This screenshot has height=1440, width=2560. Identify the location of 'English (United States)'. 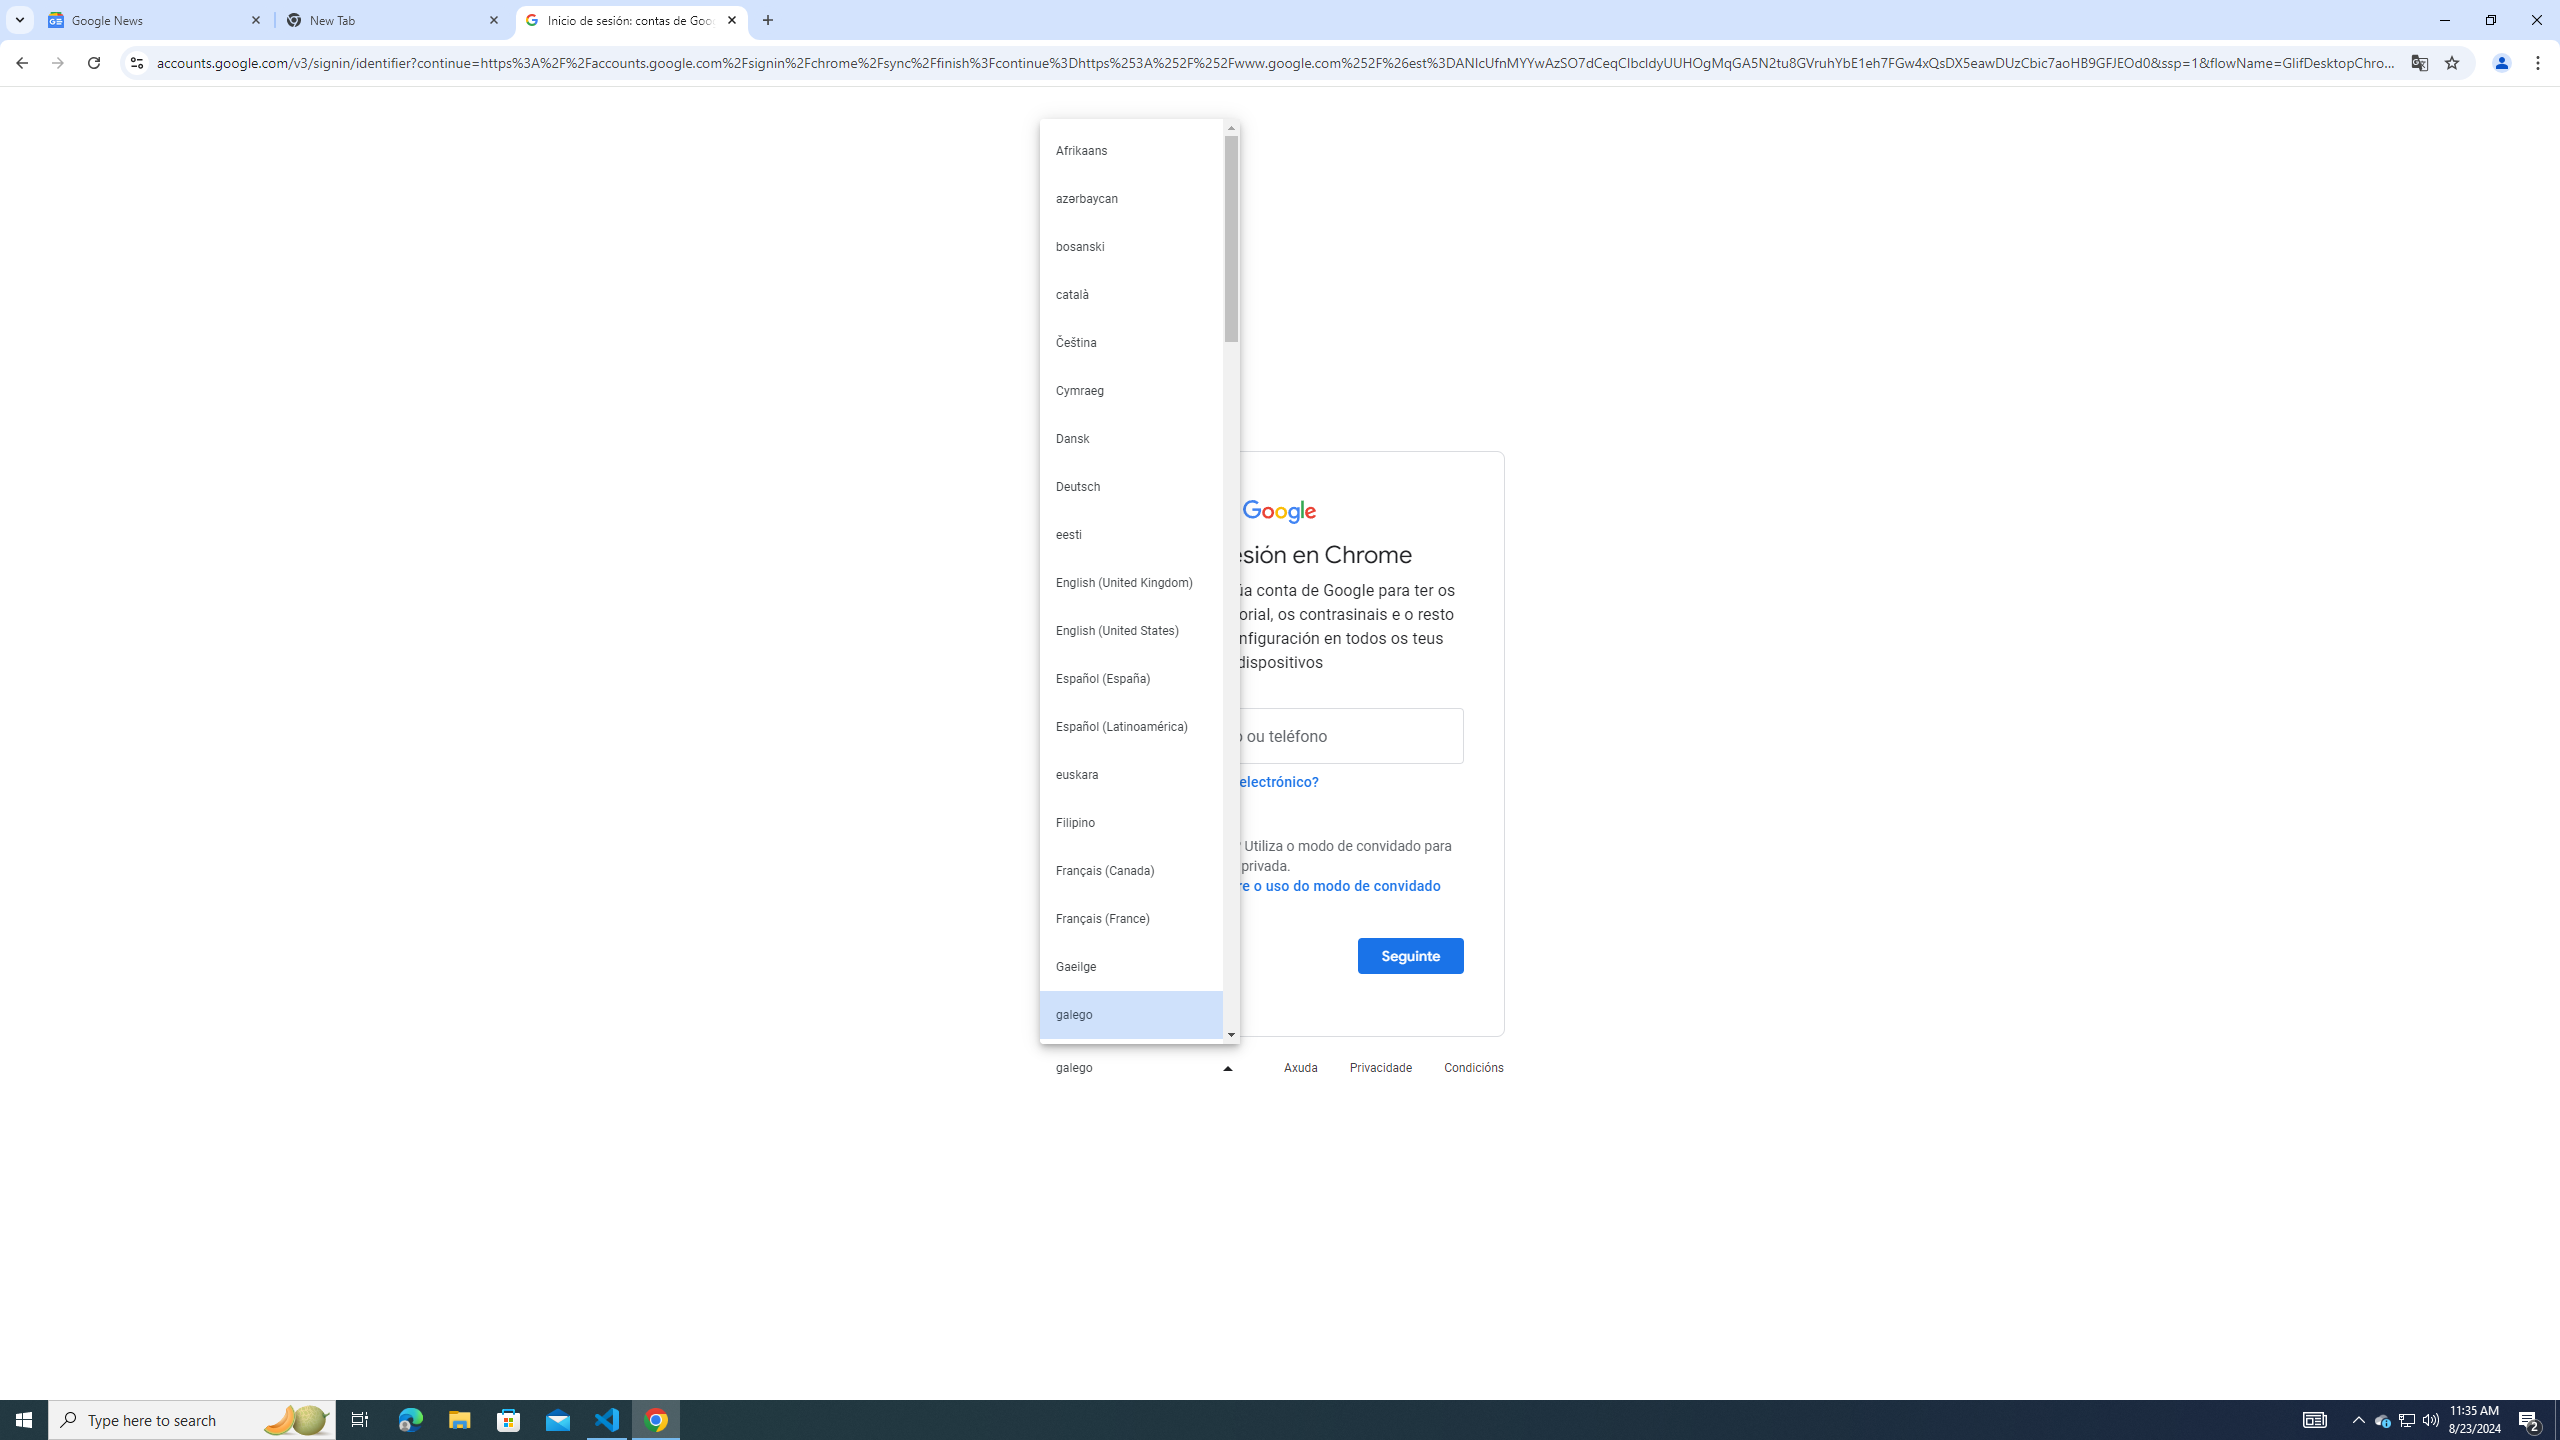
(1130, 631).